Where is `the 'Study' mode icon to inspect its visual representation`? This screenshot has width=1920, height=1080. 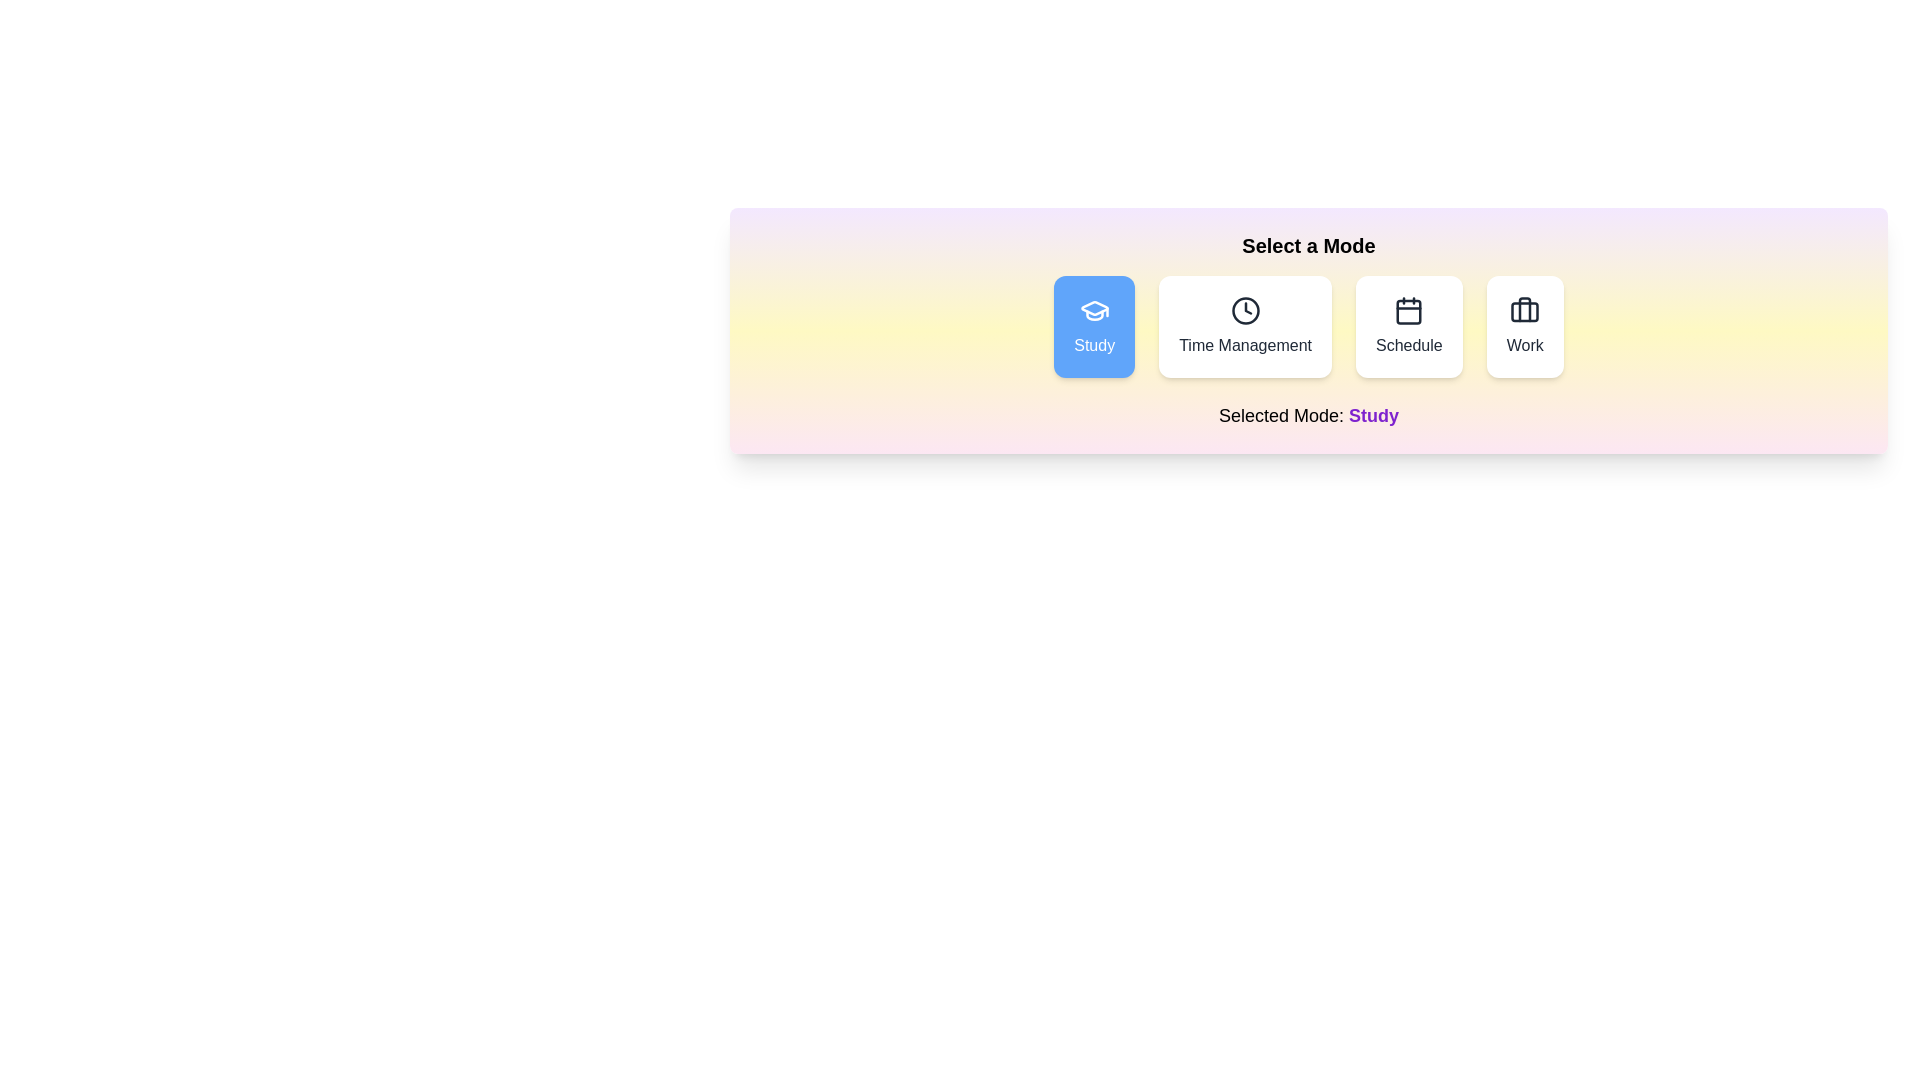
the 'Study' mode icon to inspect its visual representation is located at coordinates (1093, 311).